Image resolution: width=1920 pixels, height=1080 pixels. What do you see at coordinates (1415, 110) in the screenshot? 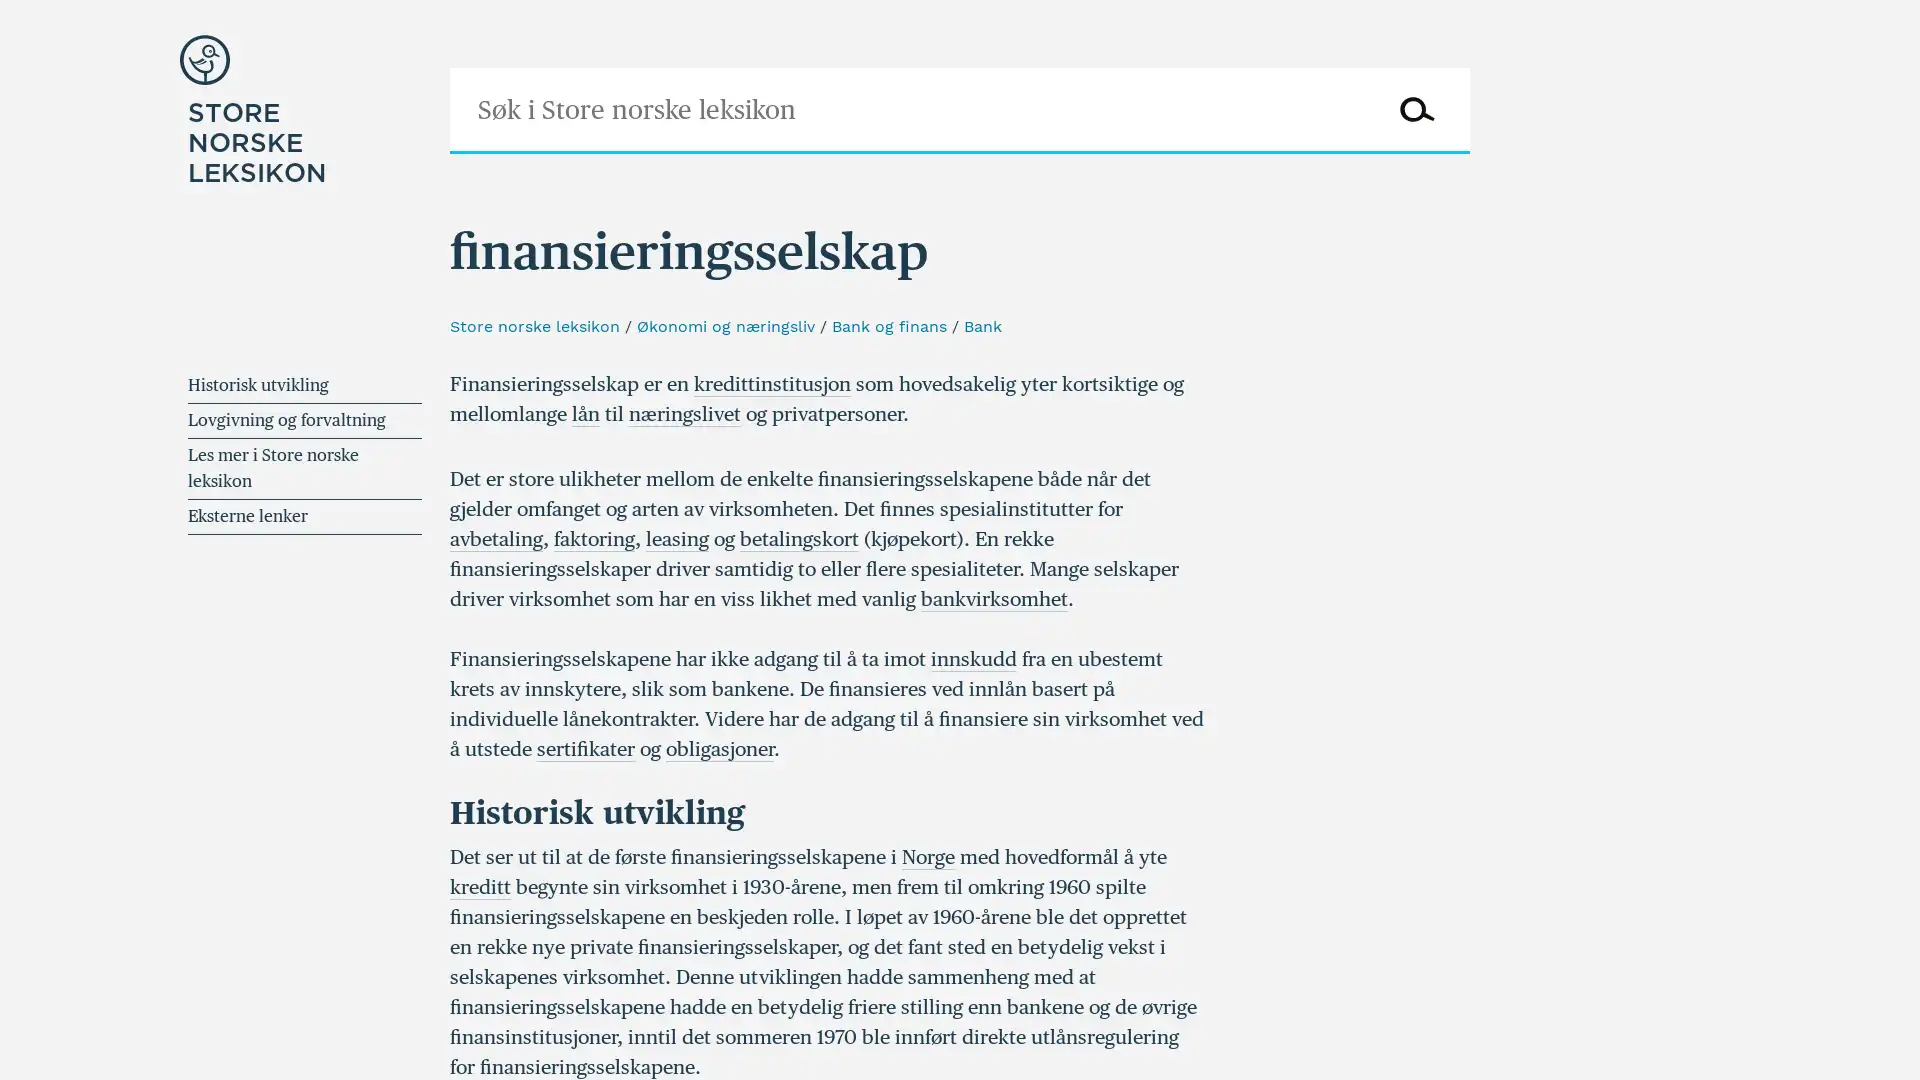
I see `Sk` at bounding box center [1415, 110].